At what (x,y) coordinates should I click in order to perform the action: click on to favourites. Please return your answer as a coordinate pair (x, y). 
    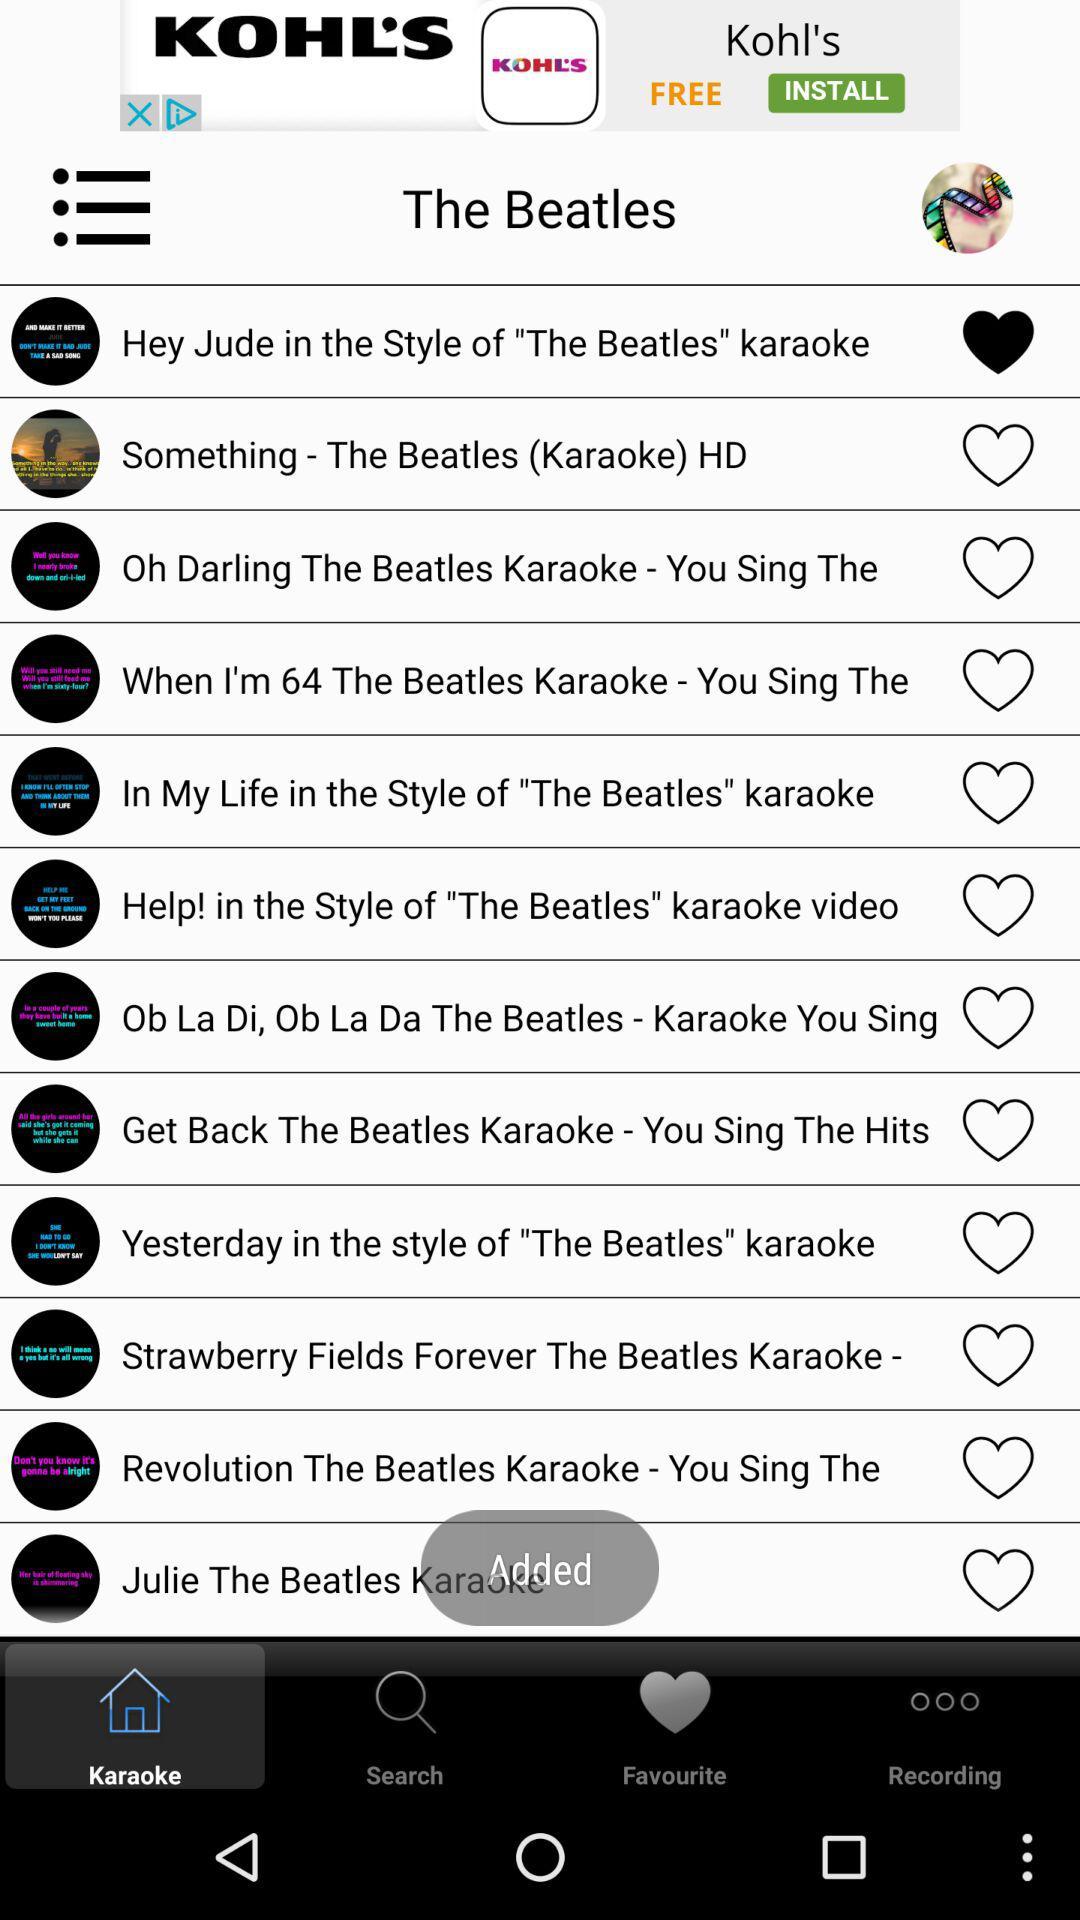
    Looking at the image, I should click on (998, 1577).